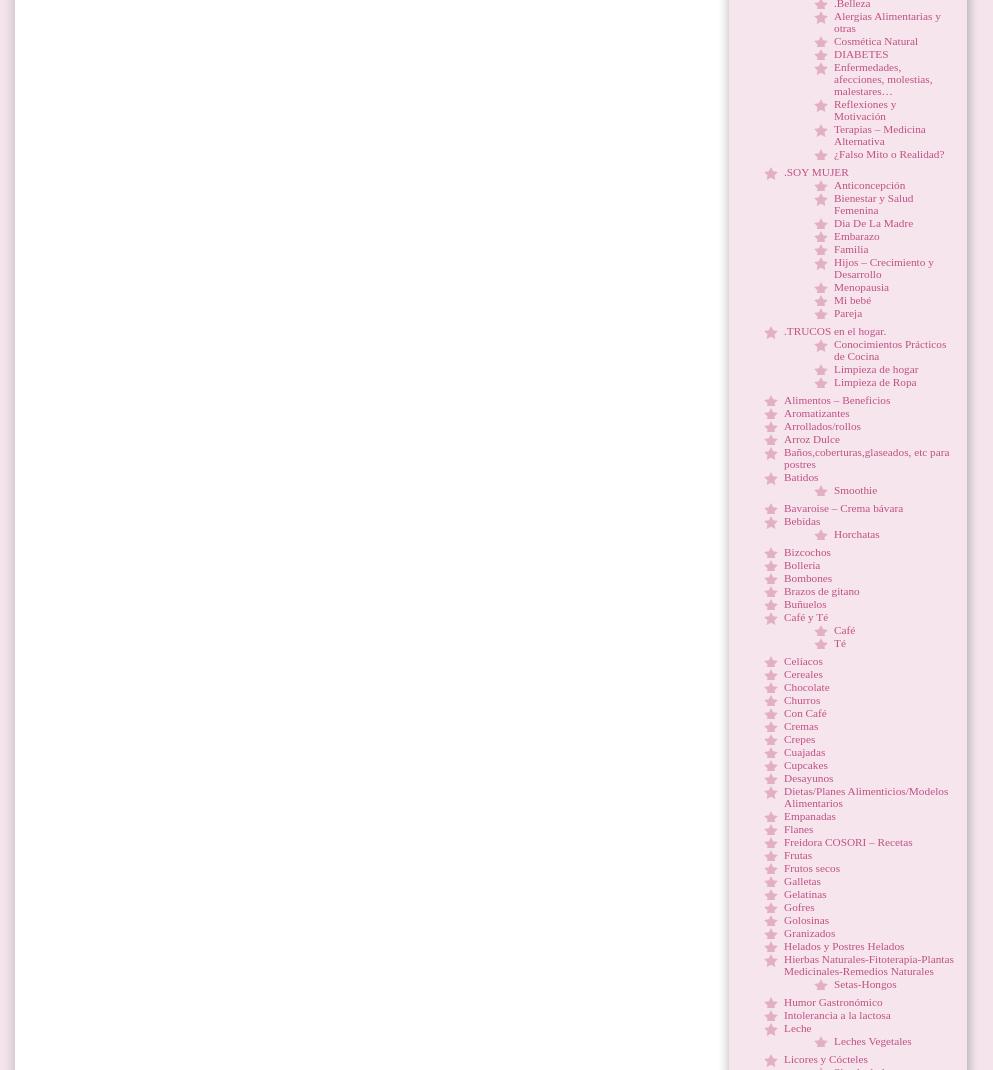 The height and width of the screenshot is (1070, 993). I want to click on 'Baños,coberturas,glaseados, etc para postres', so click(865, 457).